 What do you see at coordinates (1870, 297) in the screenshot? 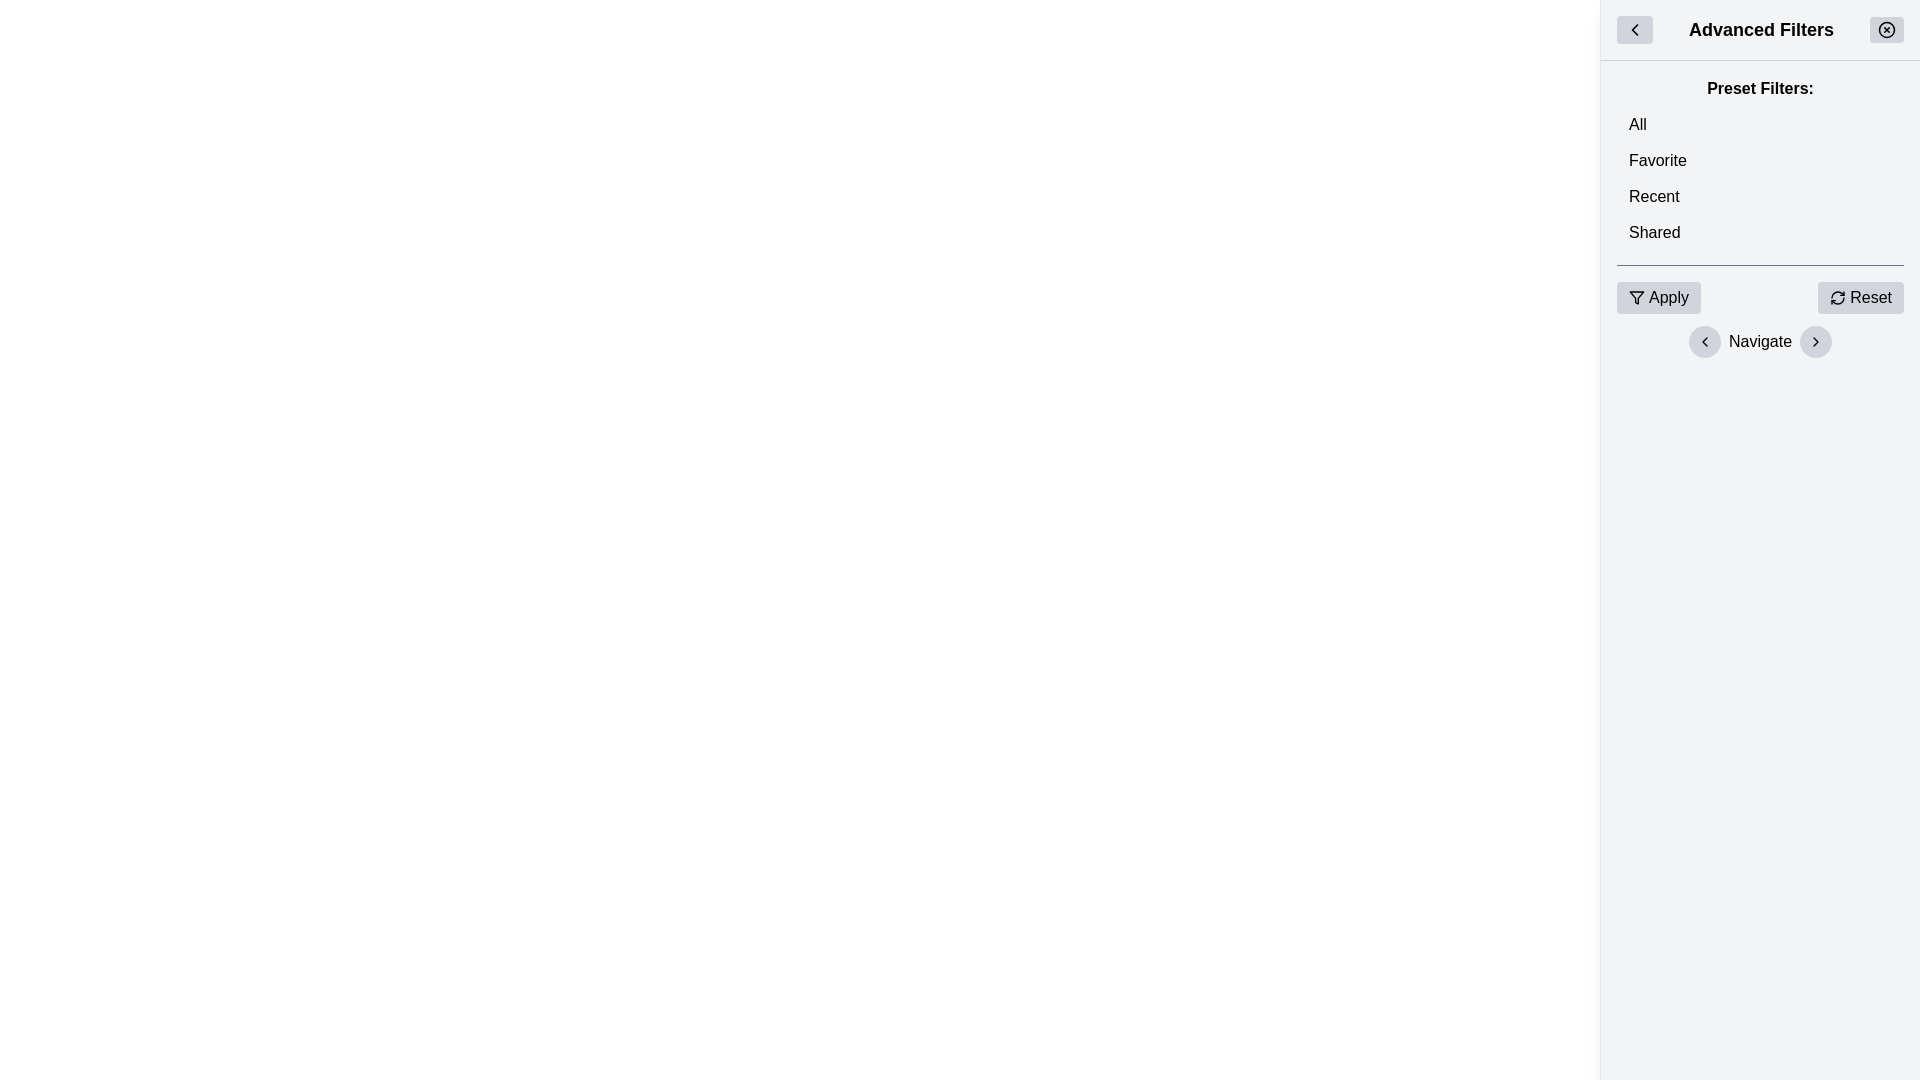
I see `the 'Reset' text label within the button that has a light gray background and a refresh icon` at bounding box center [1870, 297].